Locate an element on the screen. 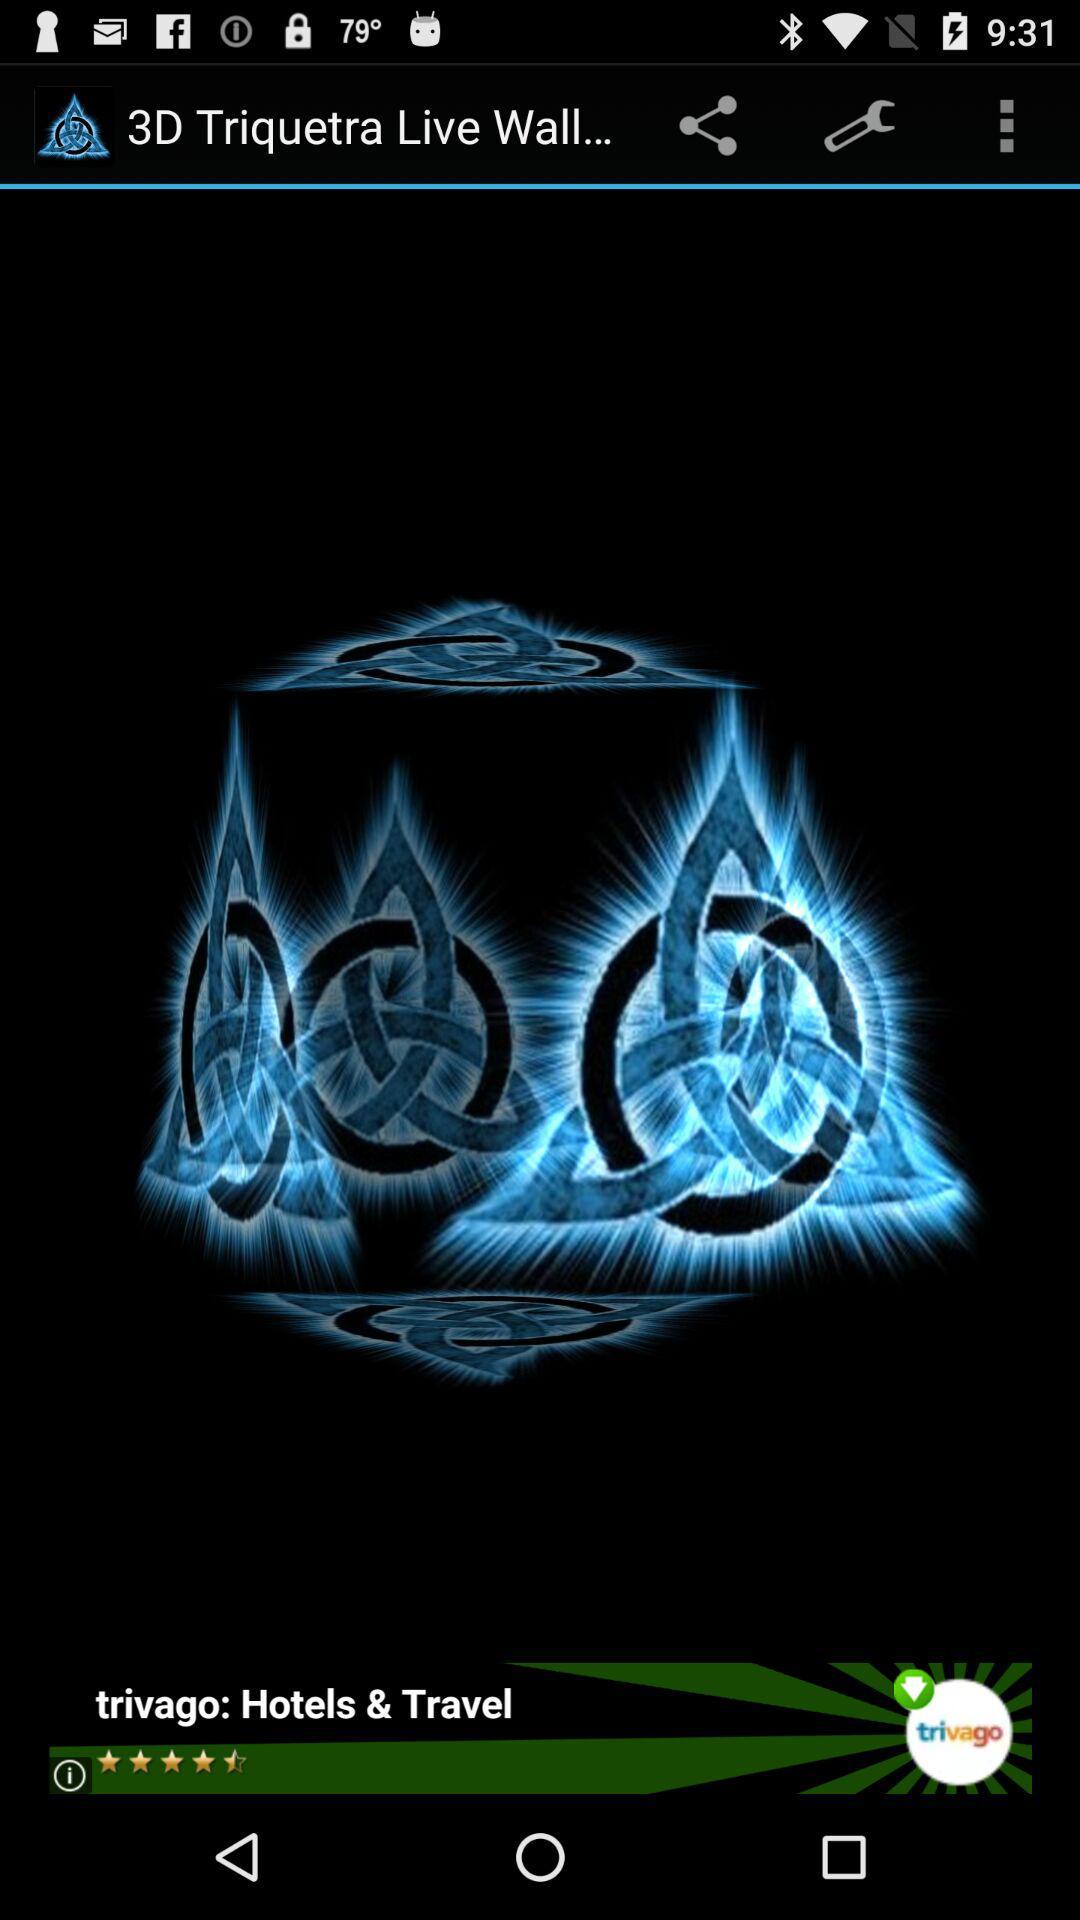  app is located at coordinates (540, 1727).